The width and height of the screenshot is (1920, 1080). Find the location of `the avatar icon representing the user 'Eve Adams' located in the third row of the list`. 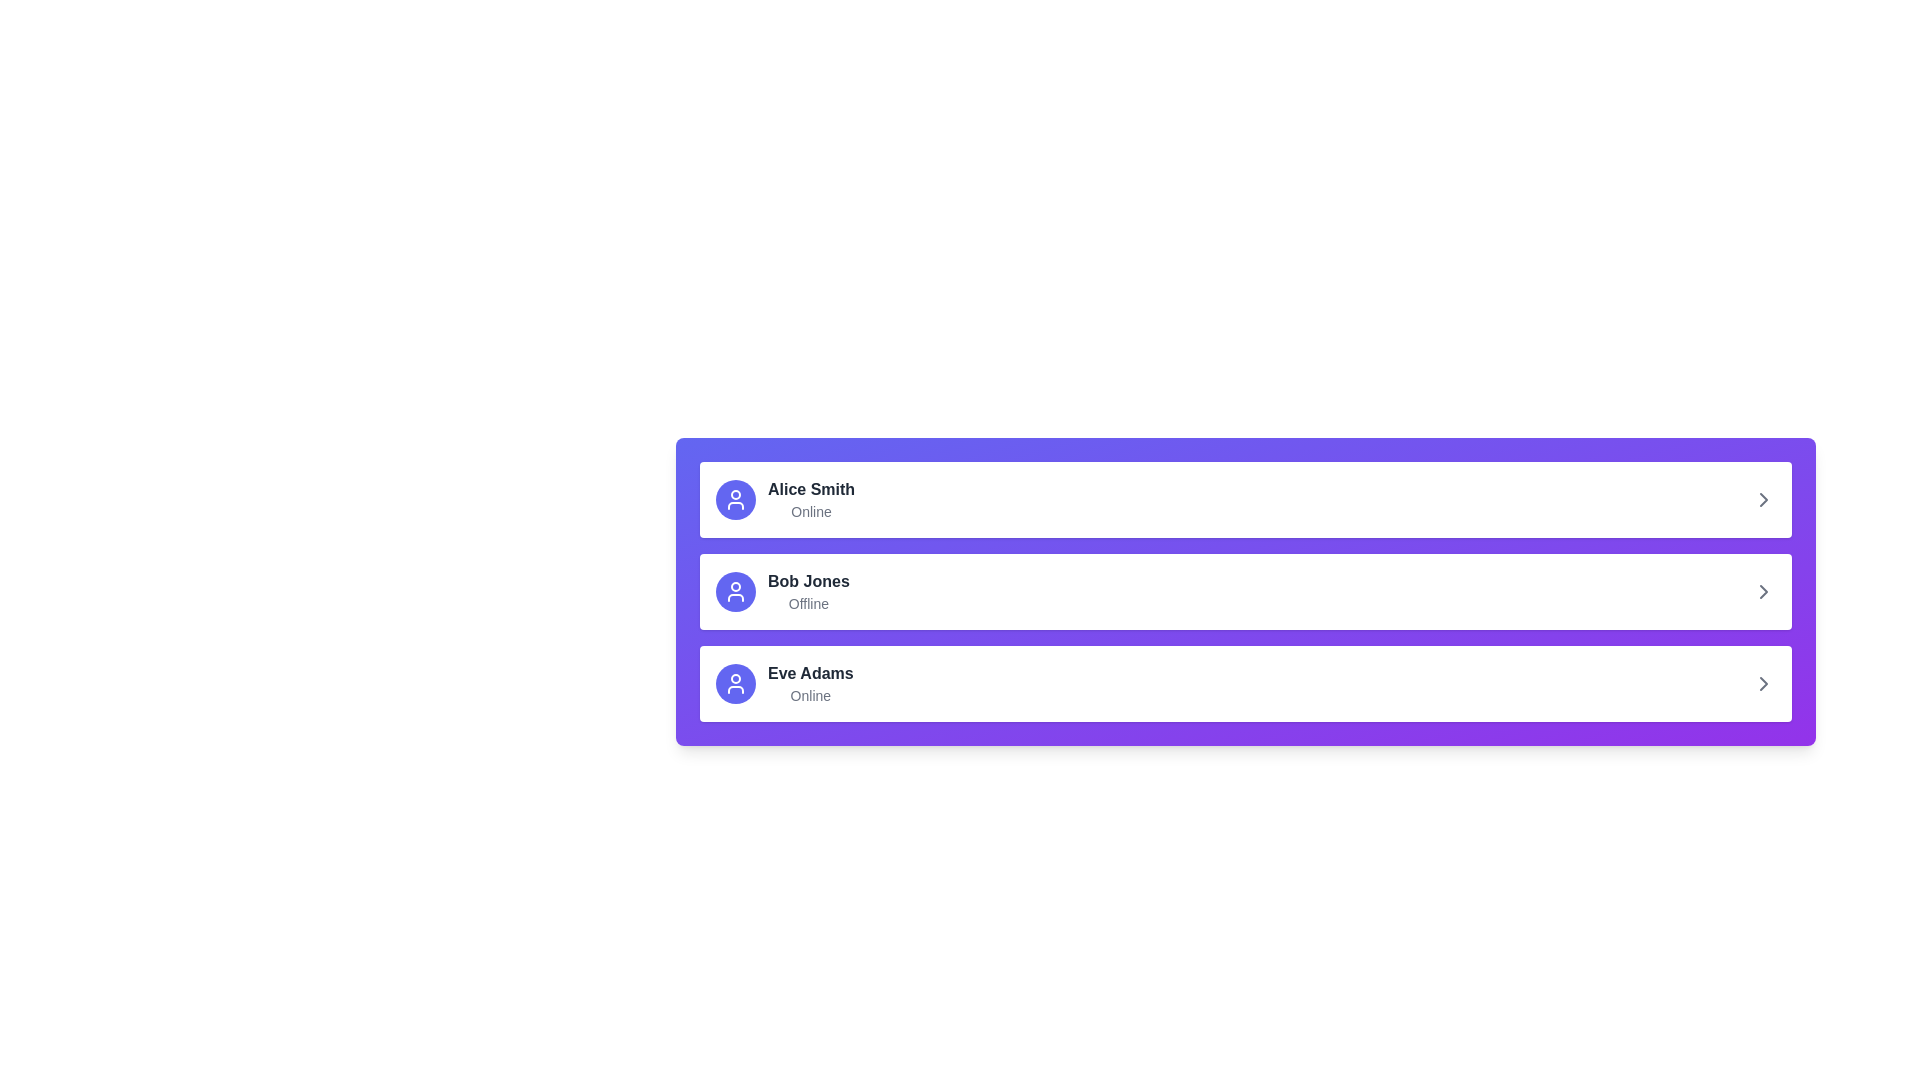

the avatar icon representing the user 'Eve Adams' located in the third row of the list is located at coordinates (734, 682).